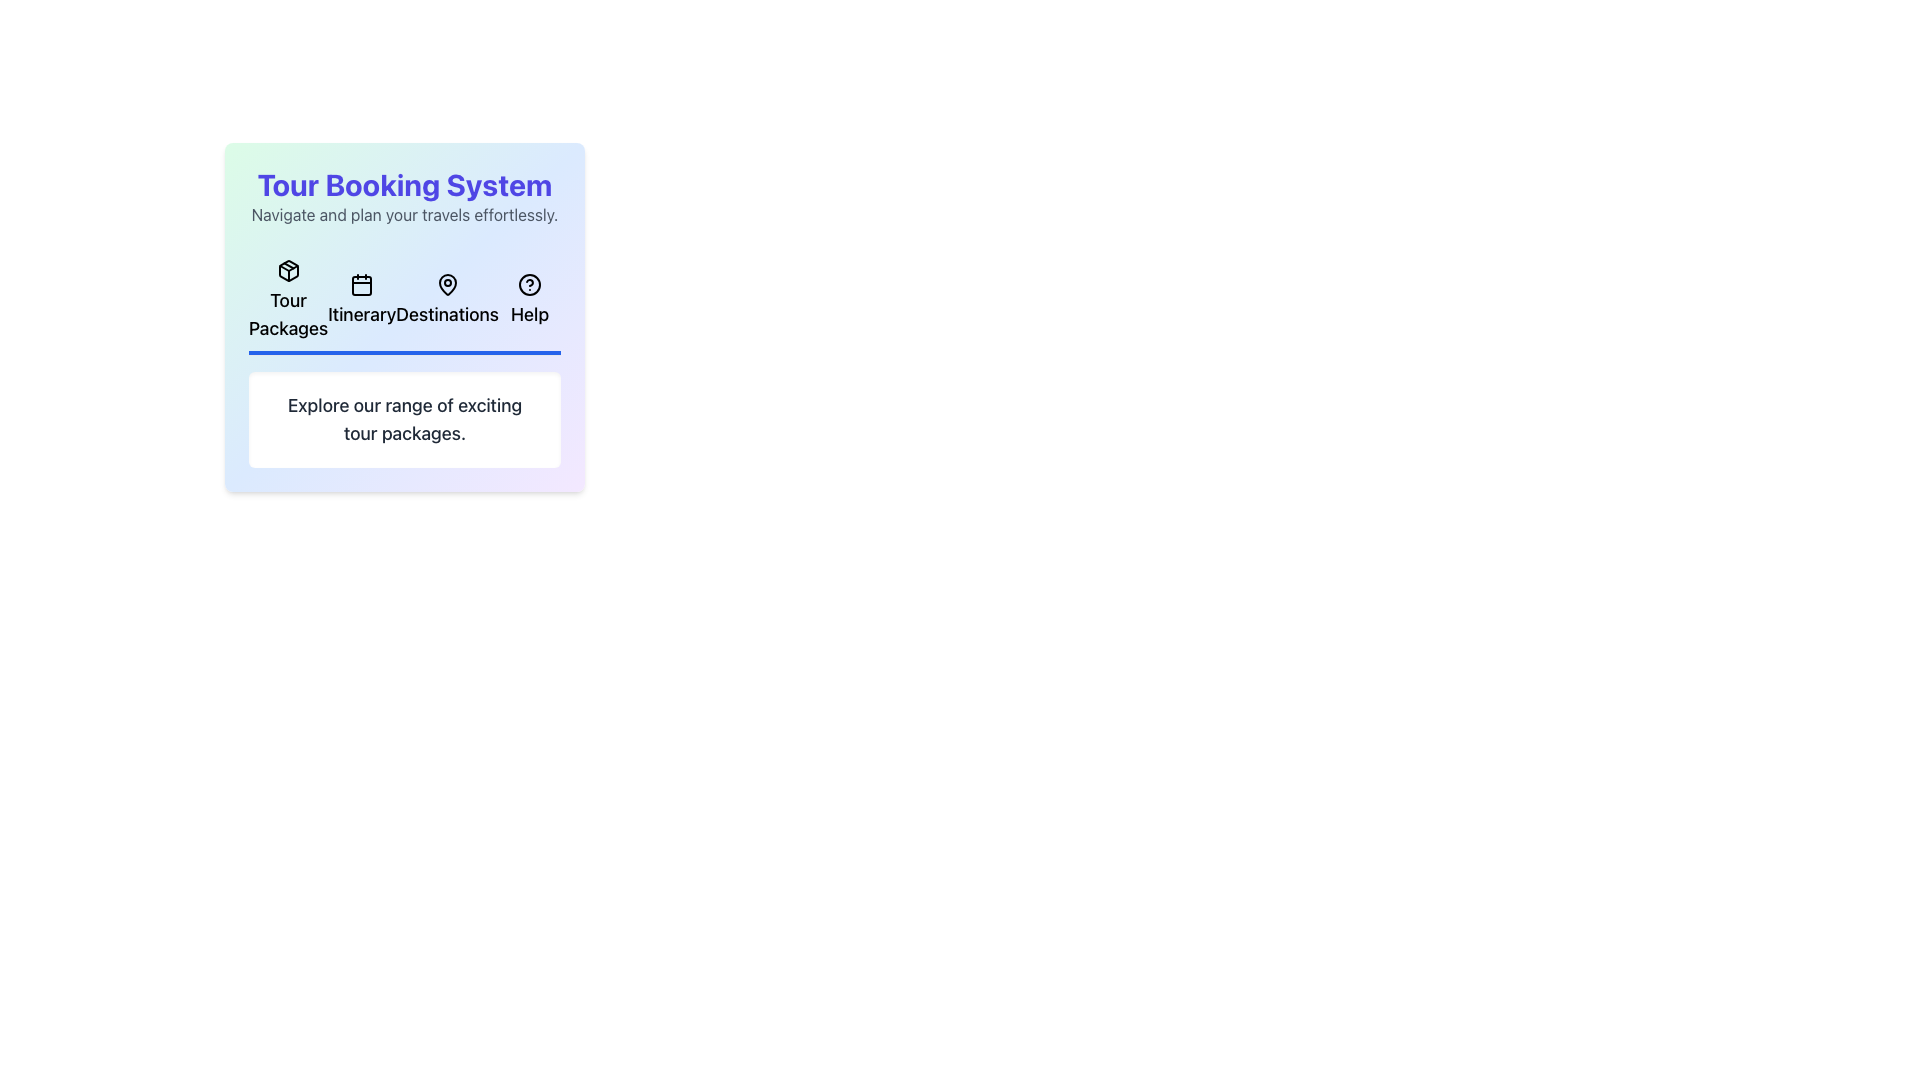 This screenshot has height=1080, width=1920. Describe the element at coordinates (362, 285) in the screenshot. I see `the calendar icon representing the itinerary functionality, located second from the left above the text 'Itinerary'` at that location.